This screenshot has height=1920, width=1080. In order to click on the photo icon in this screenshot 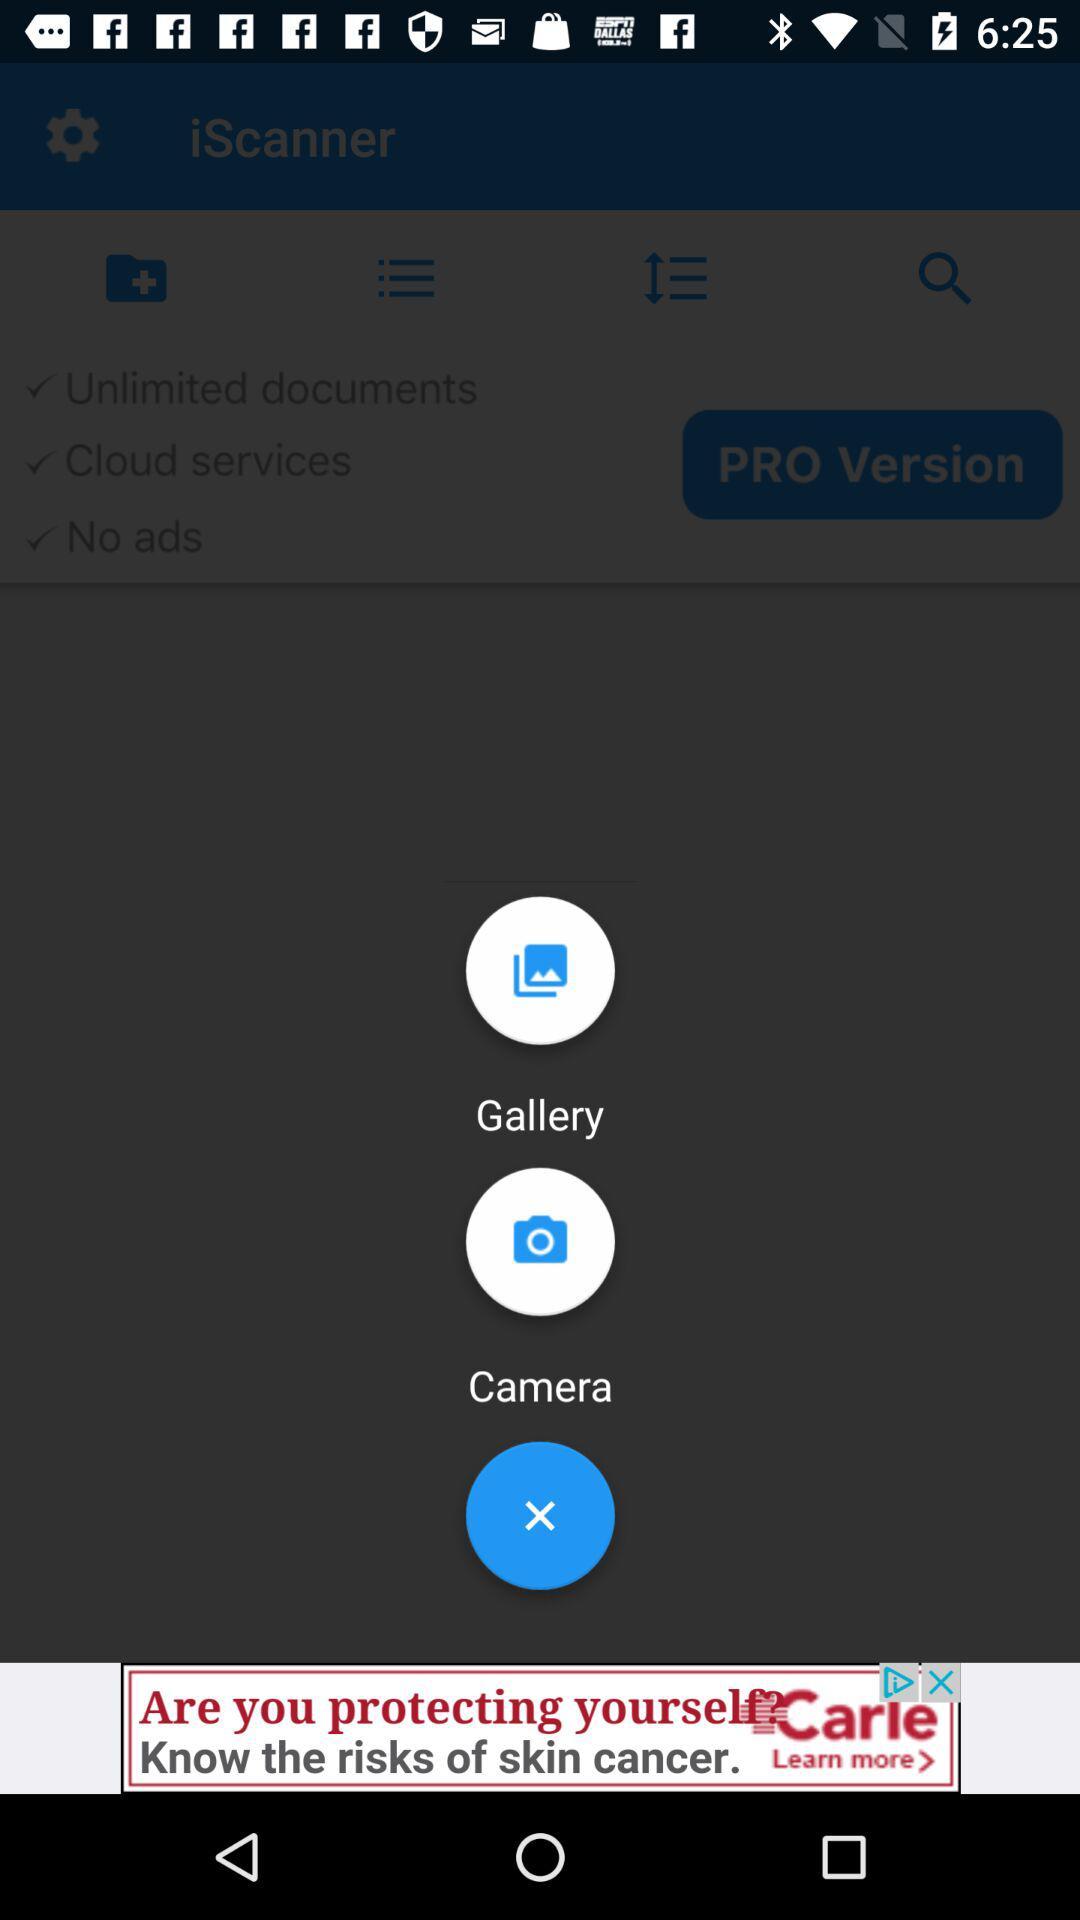, I will do `click(540, 1250)`.